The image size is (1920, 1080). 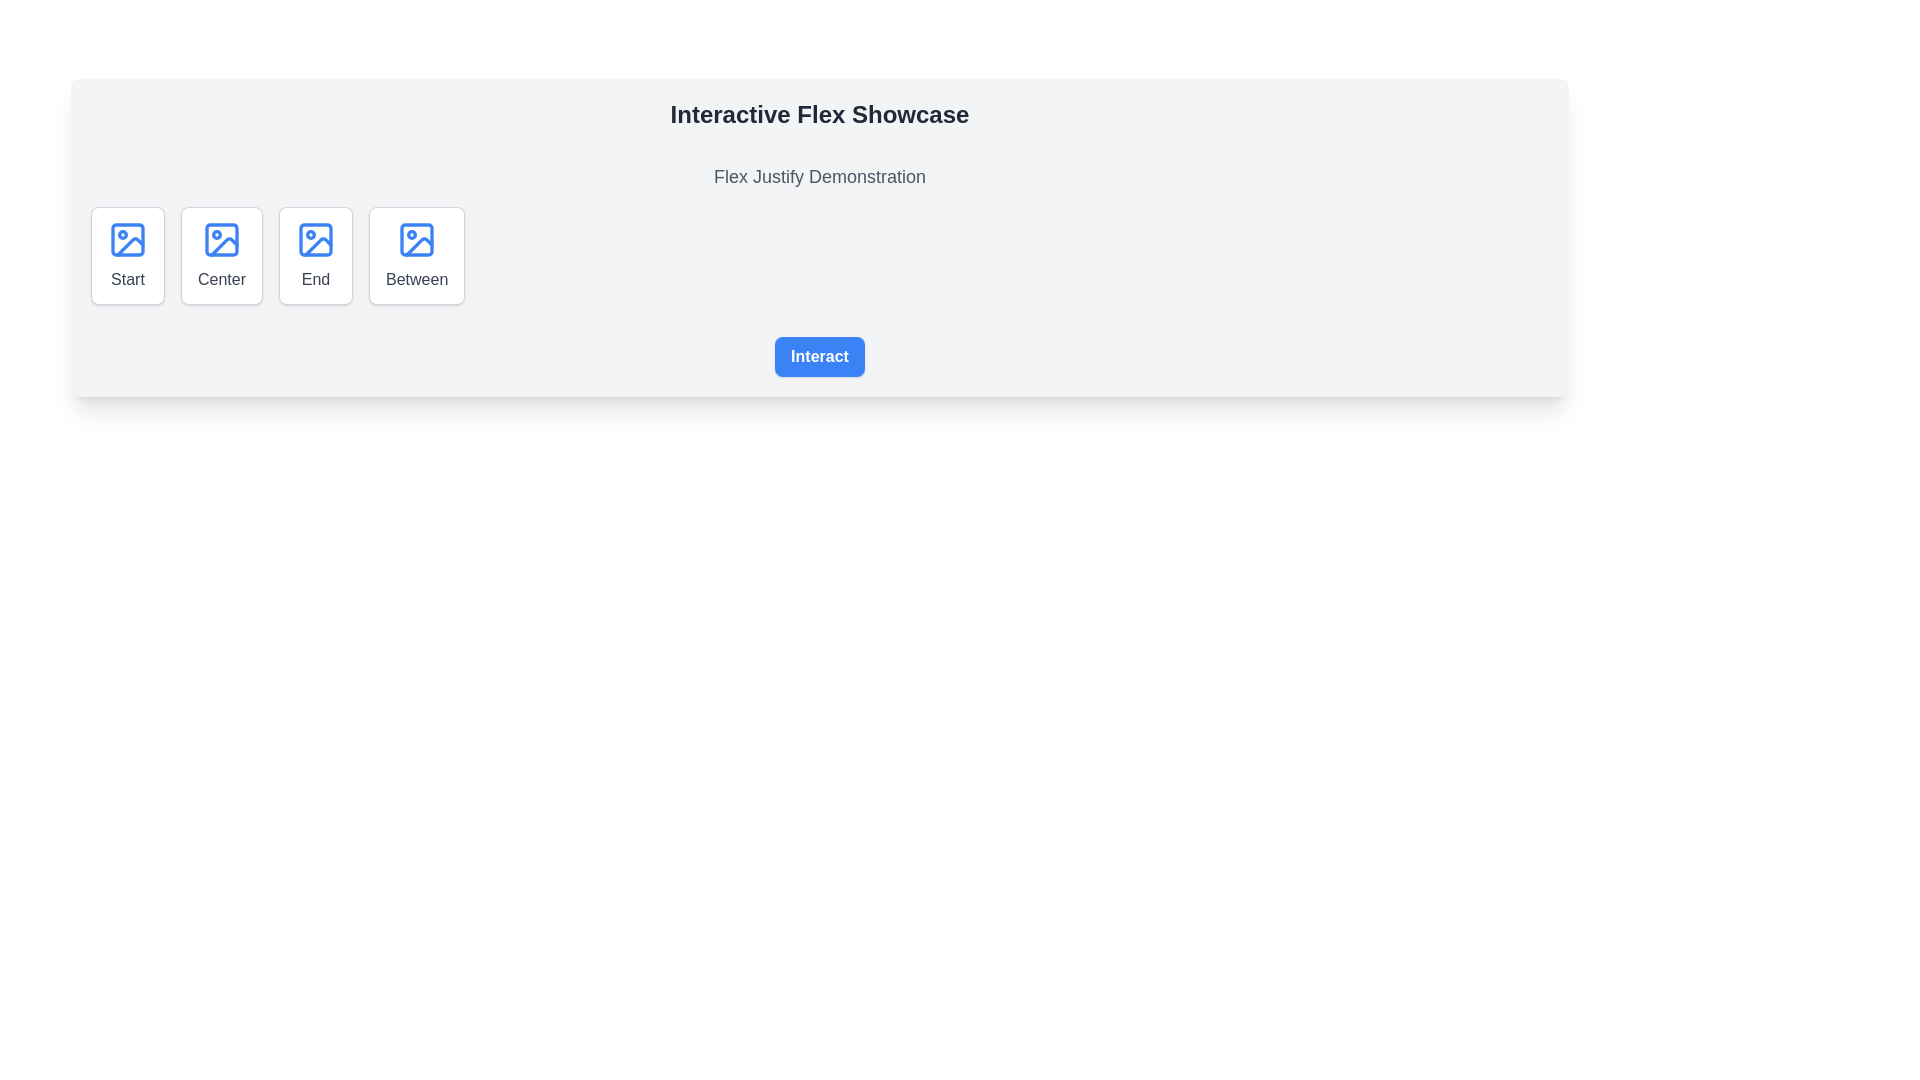 What do you see at coordinates (315, 238) in the screenshot?
I see `the decorative shape within the 'End' button` at bounding box center [315, 238].